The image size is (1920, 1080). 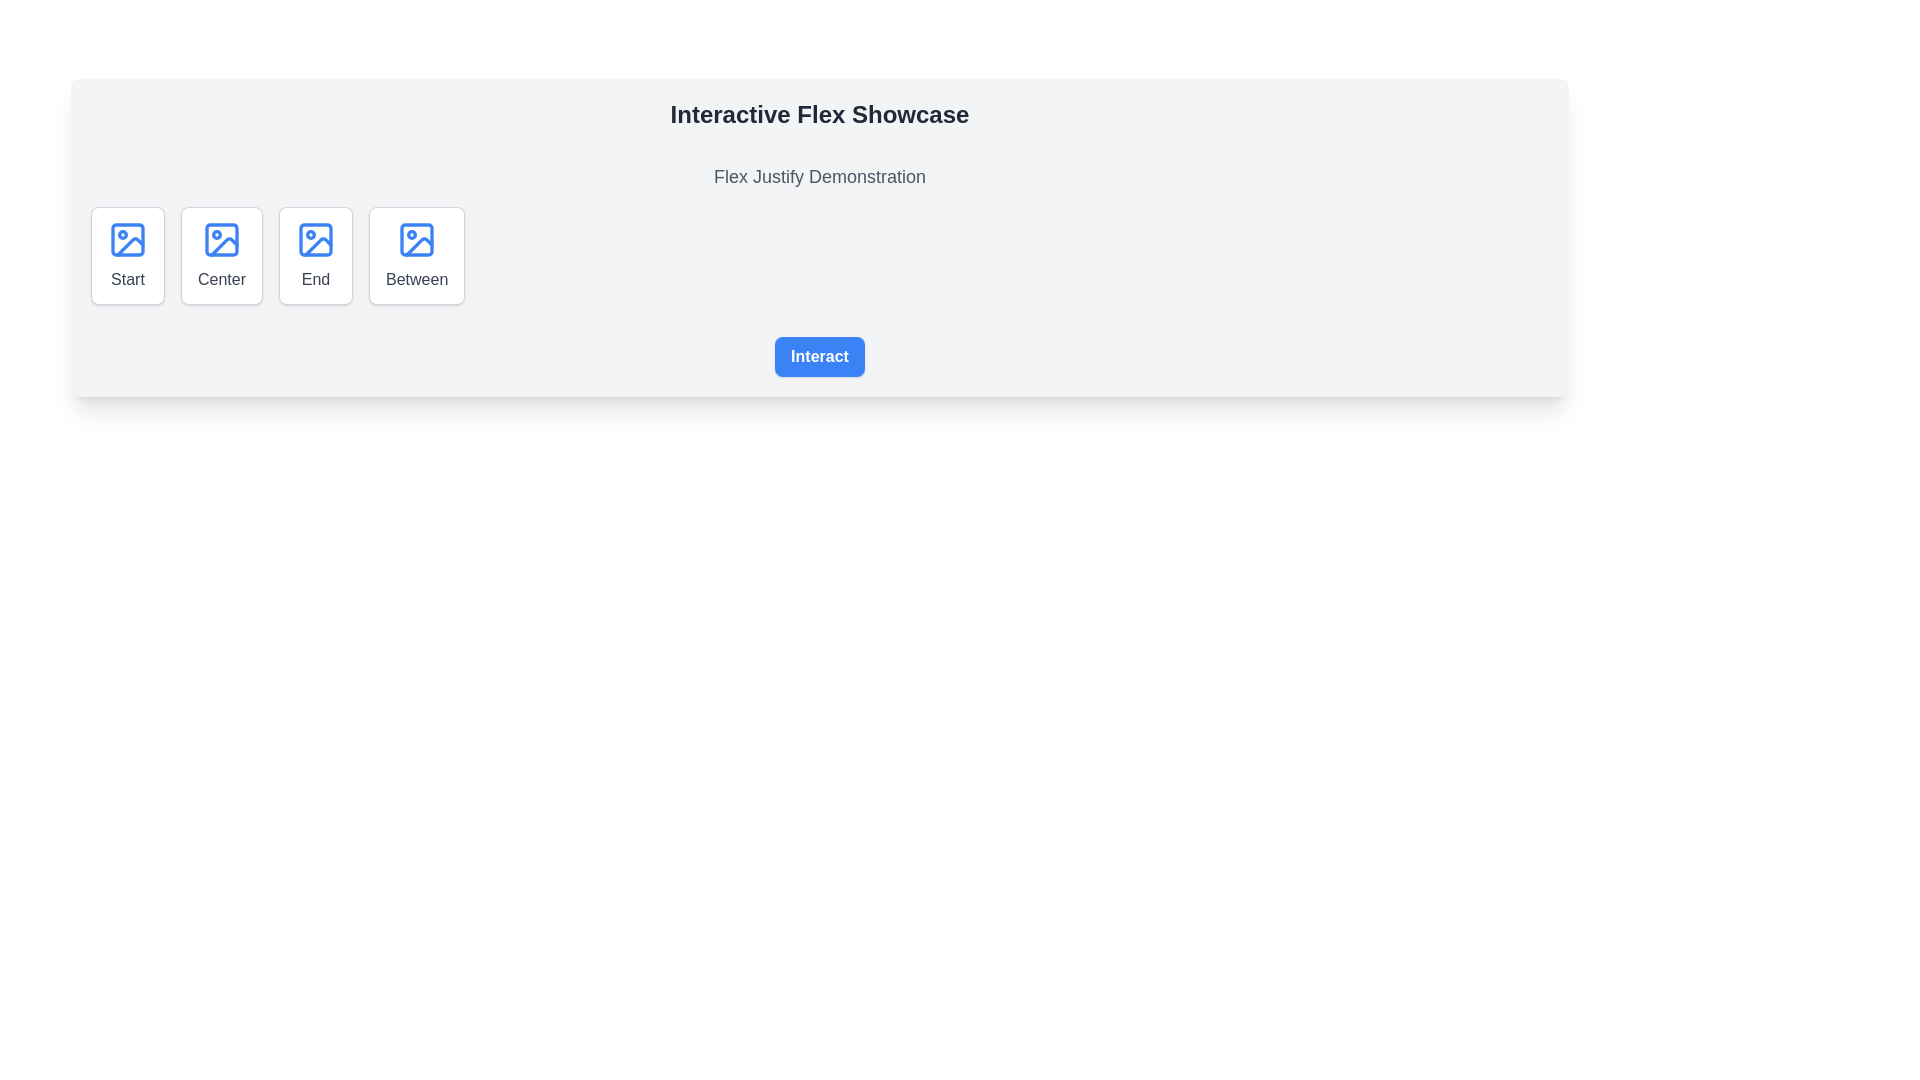 What do you see at coordinates (315, 238) in the screenshot?
I see `the decorative shape within the 'End' button` at bounding box center [315, 238].